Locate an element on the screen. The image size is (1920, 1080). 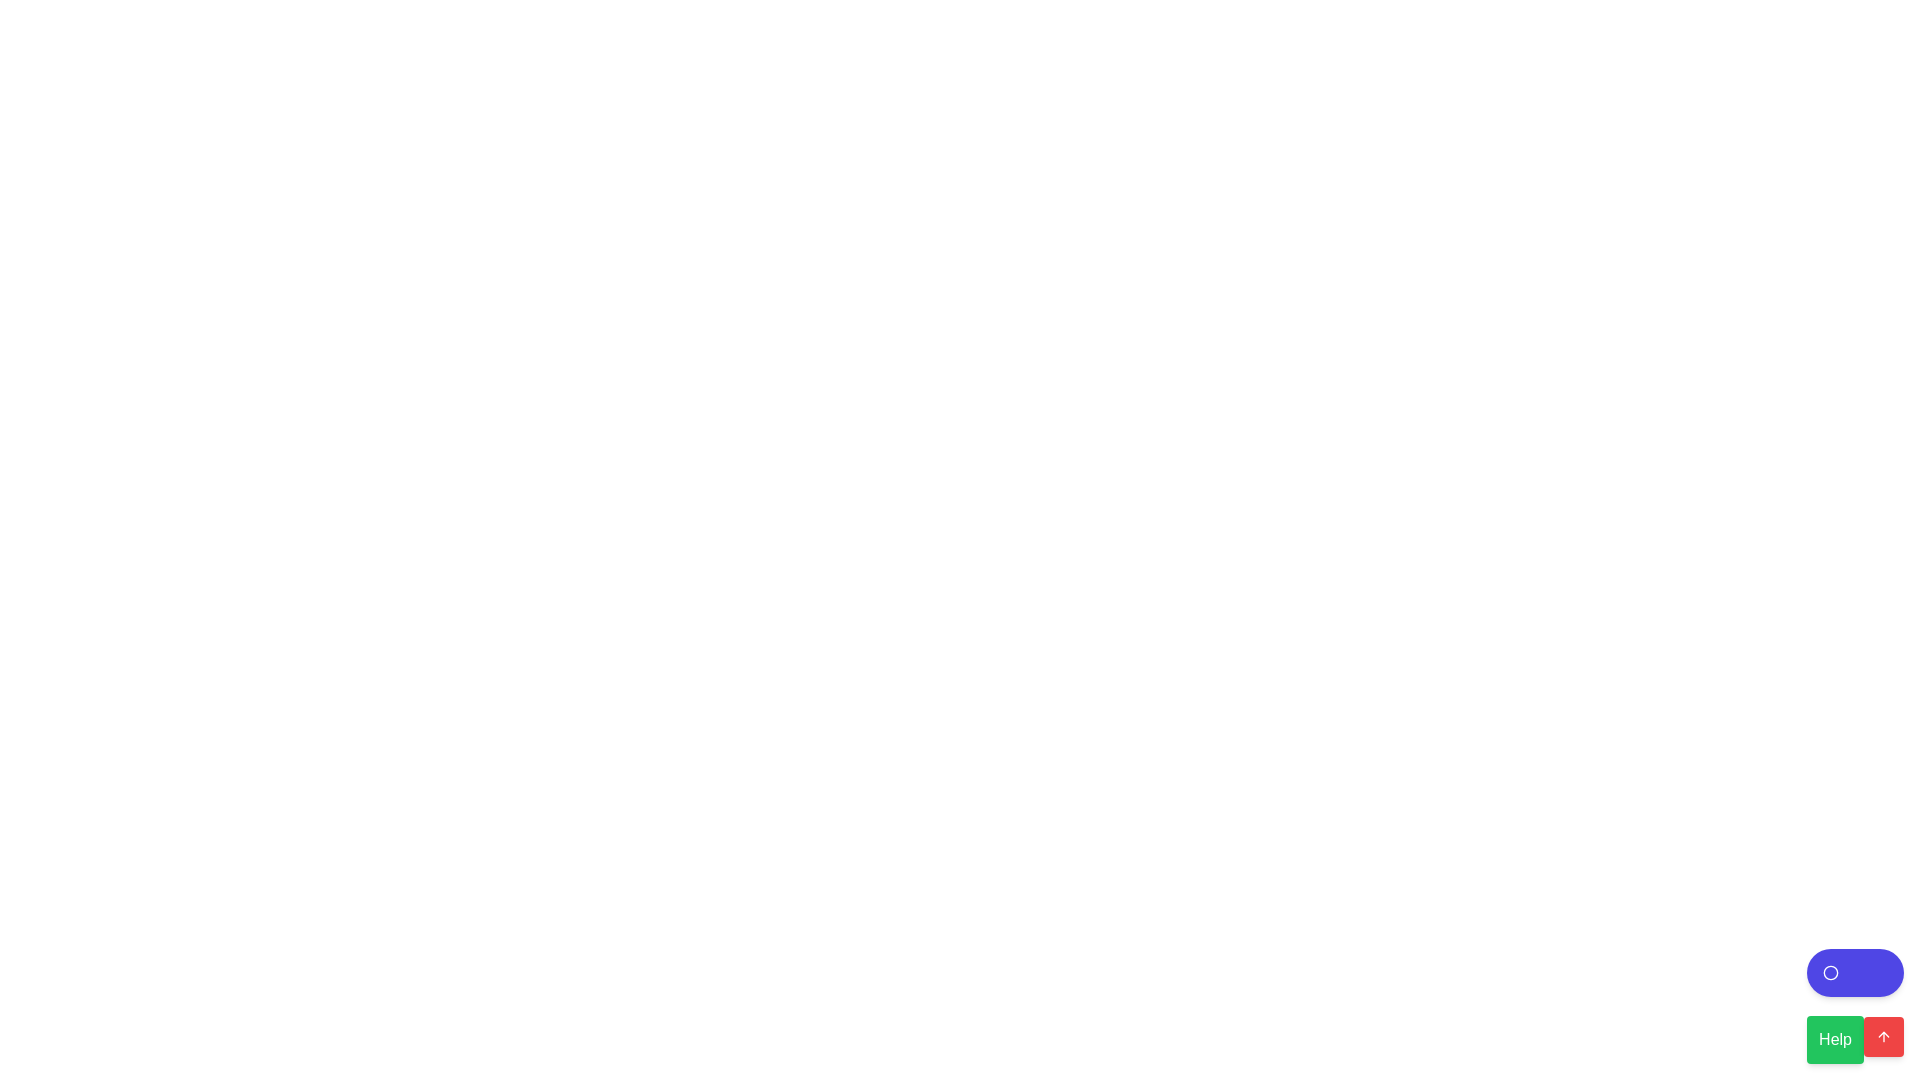
the leftmost button in the bottom-right corner of the interface, which likely provides access is located at coordinates (1854, 1035).